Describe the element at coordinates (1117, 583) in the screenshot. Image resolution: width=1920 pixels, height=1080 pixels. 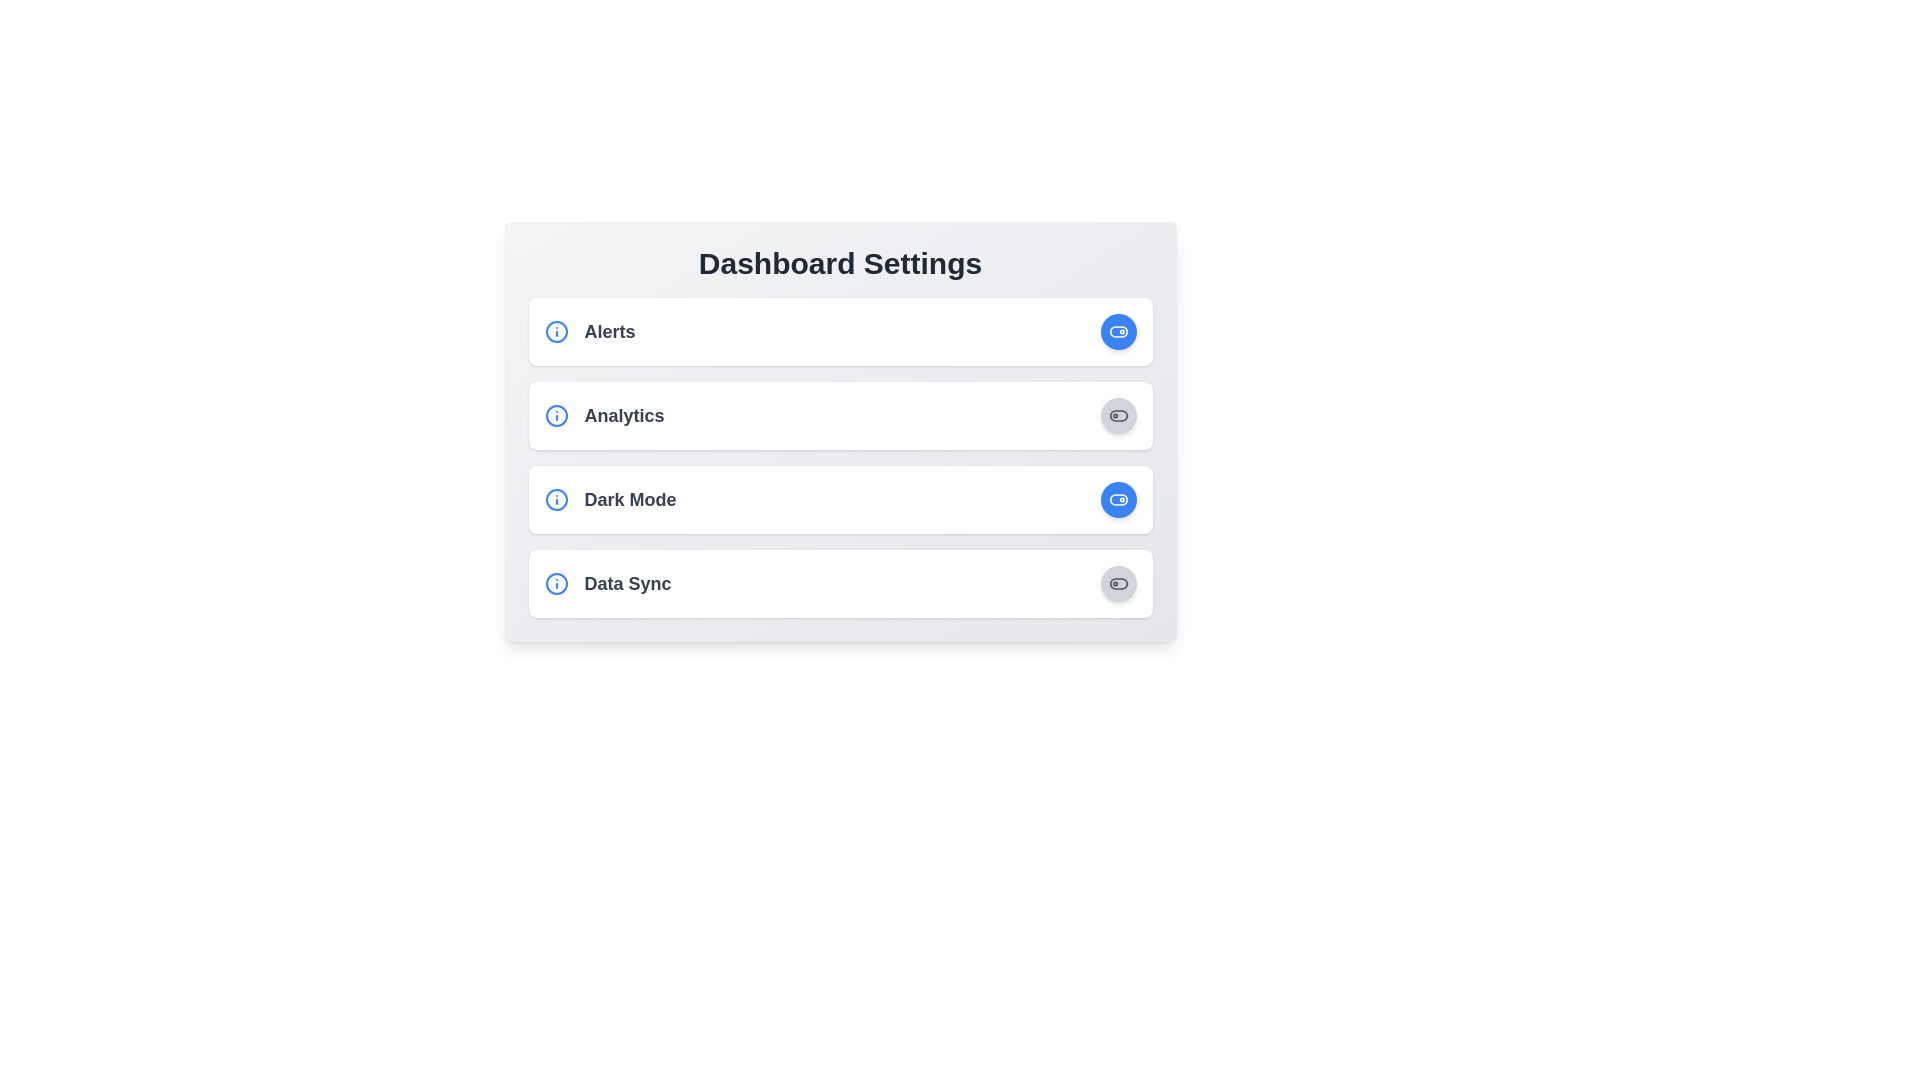
I see `toggle button for Data Sync to toggle its state` at that location.